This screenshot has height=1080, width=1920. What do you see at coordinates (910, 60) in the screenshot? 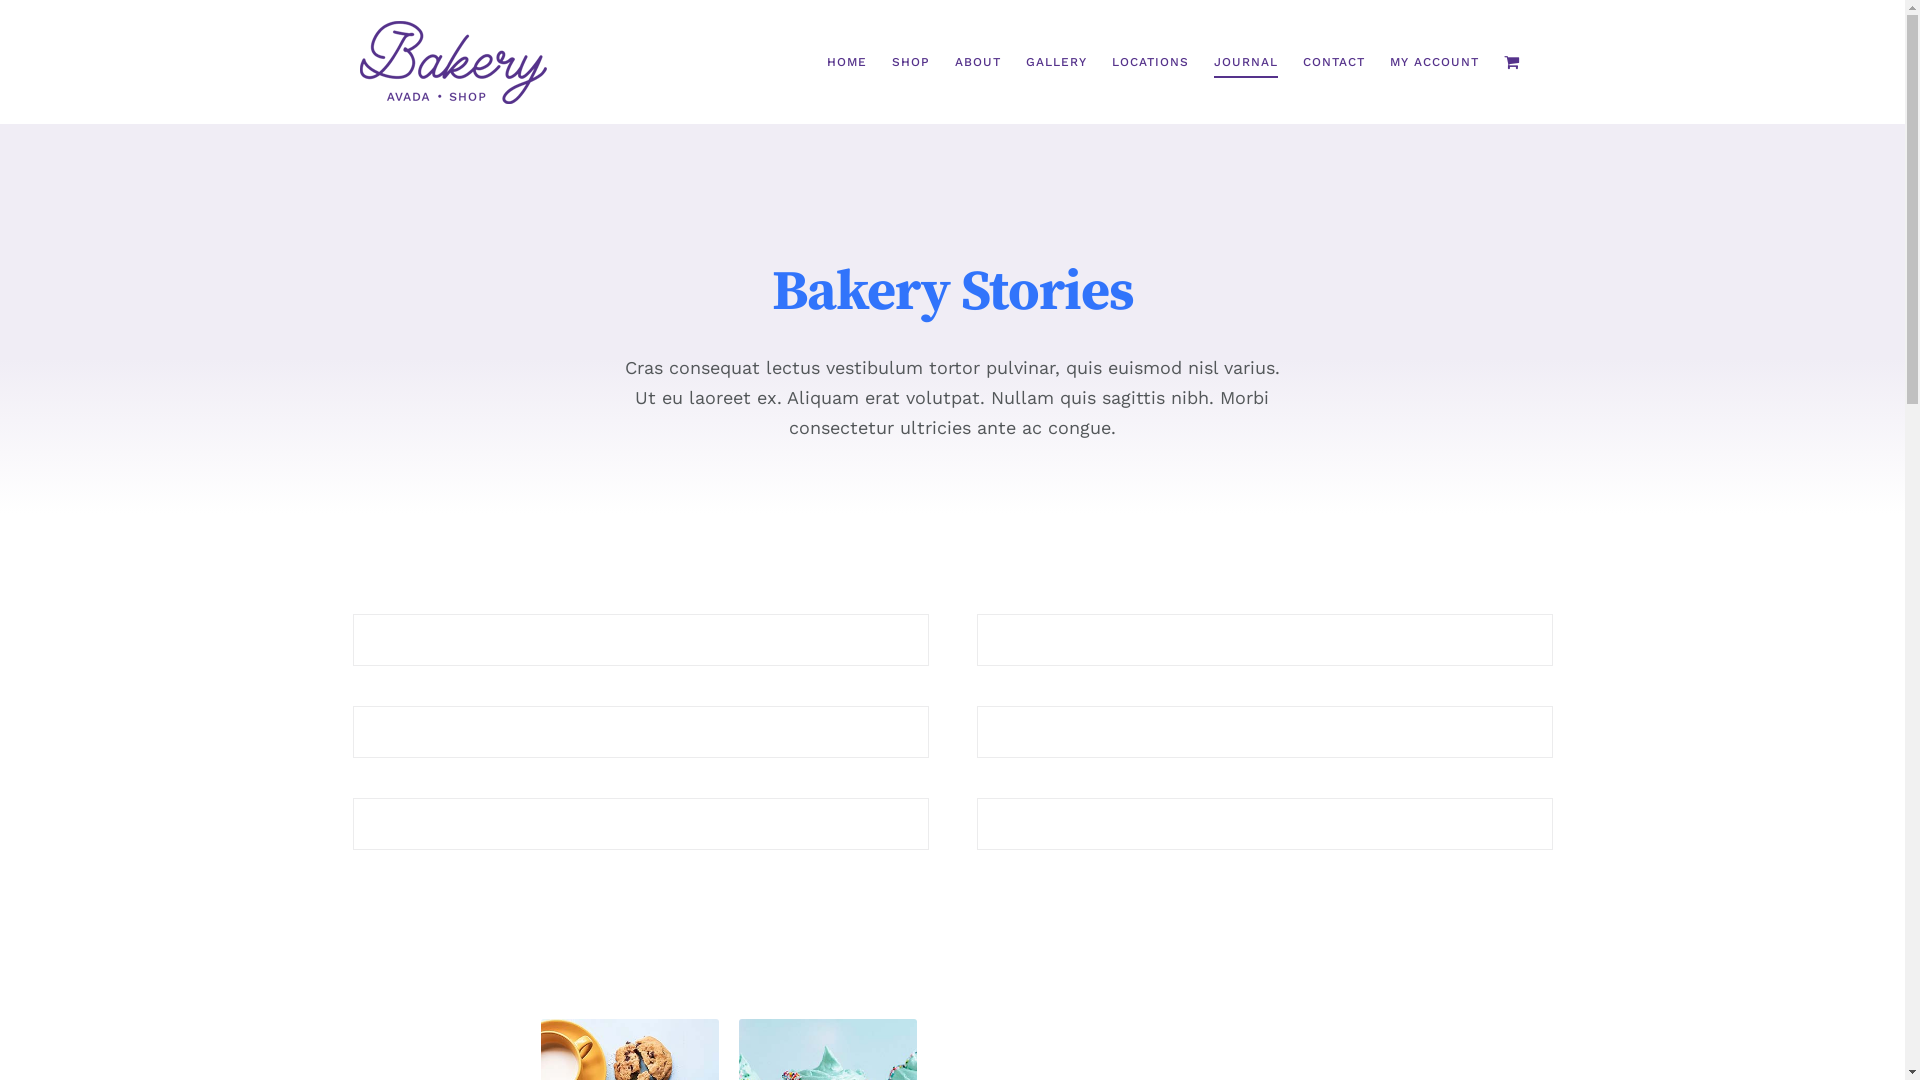
I see `'SHOP'` at bounding box center [910, 60].